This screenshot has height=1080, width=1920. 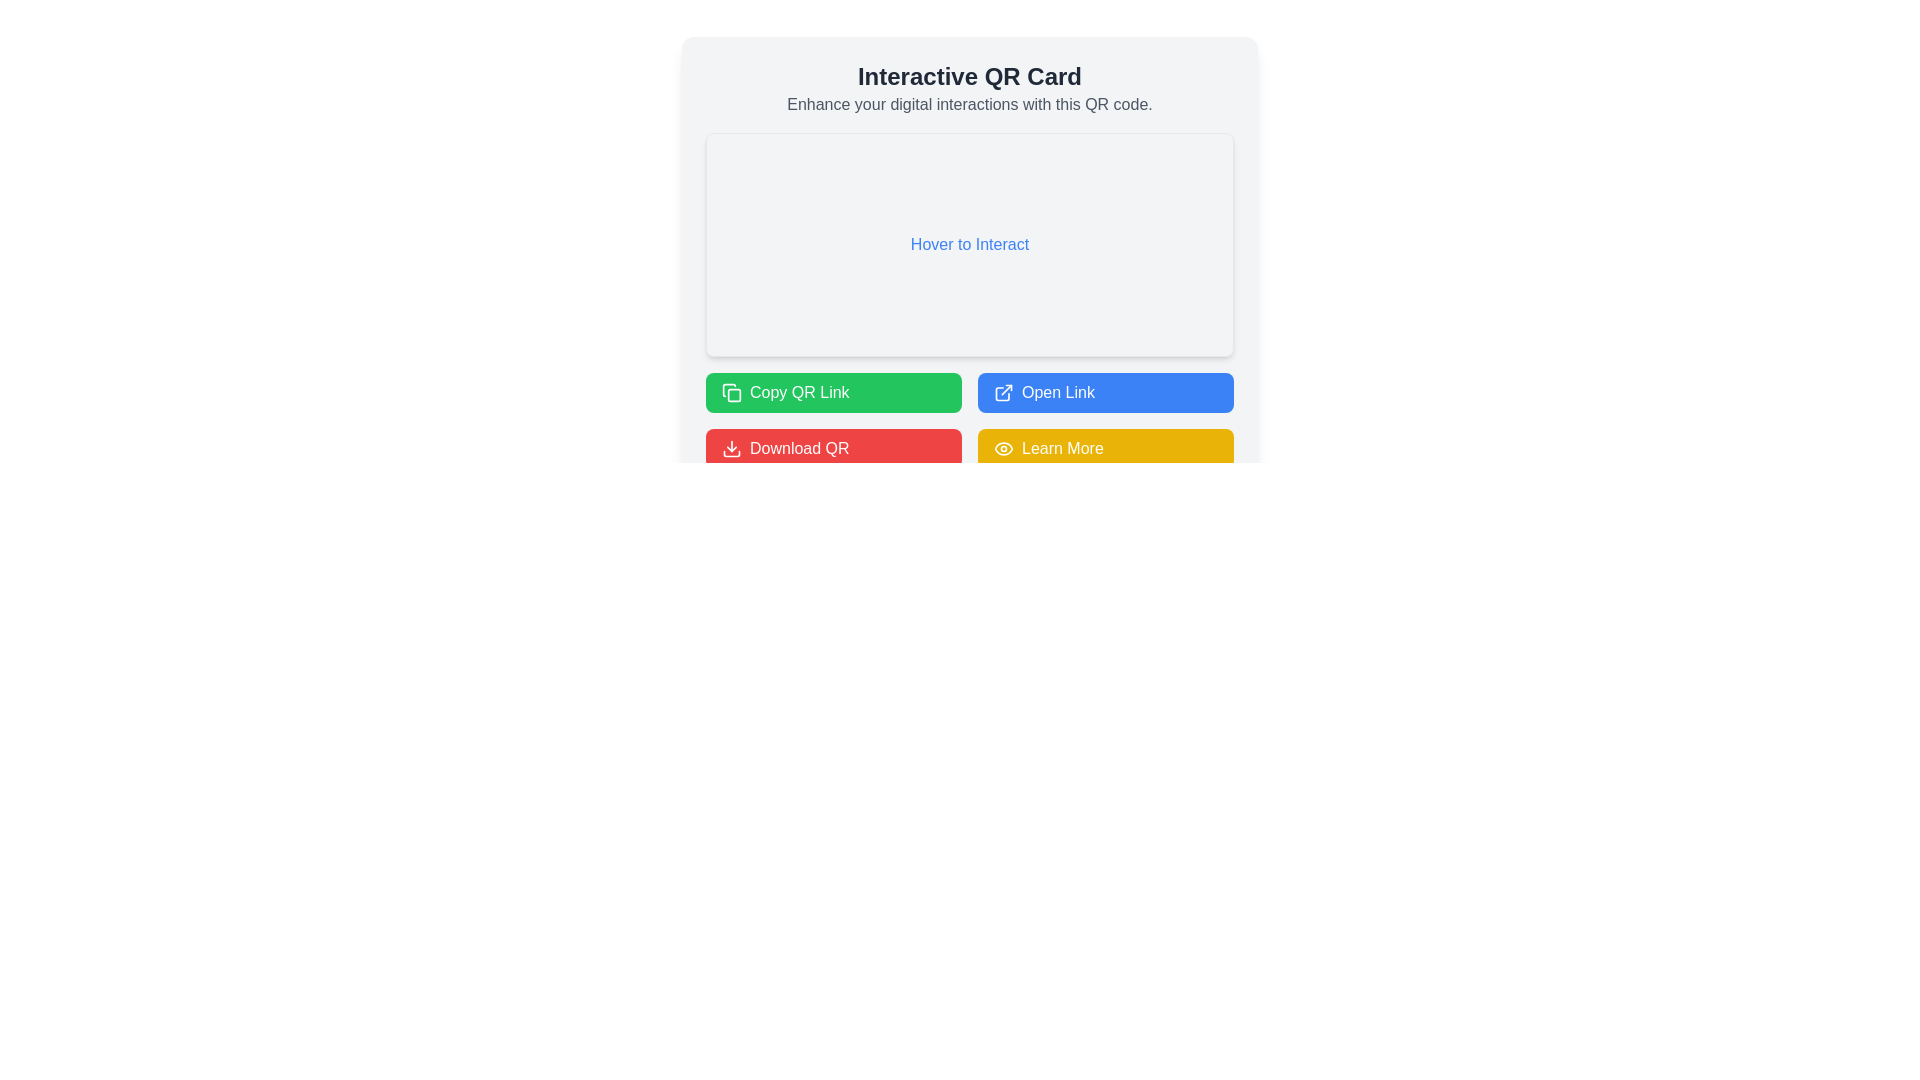 I want to click on the rectangular interactive area with a light gray background and centered text that reads 'Hover to Interact', so click(x=969, y=244).